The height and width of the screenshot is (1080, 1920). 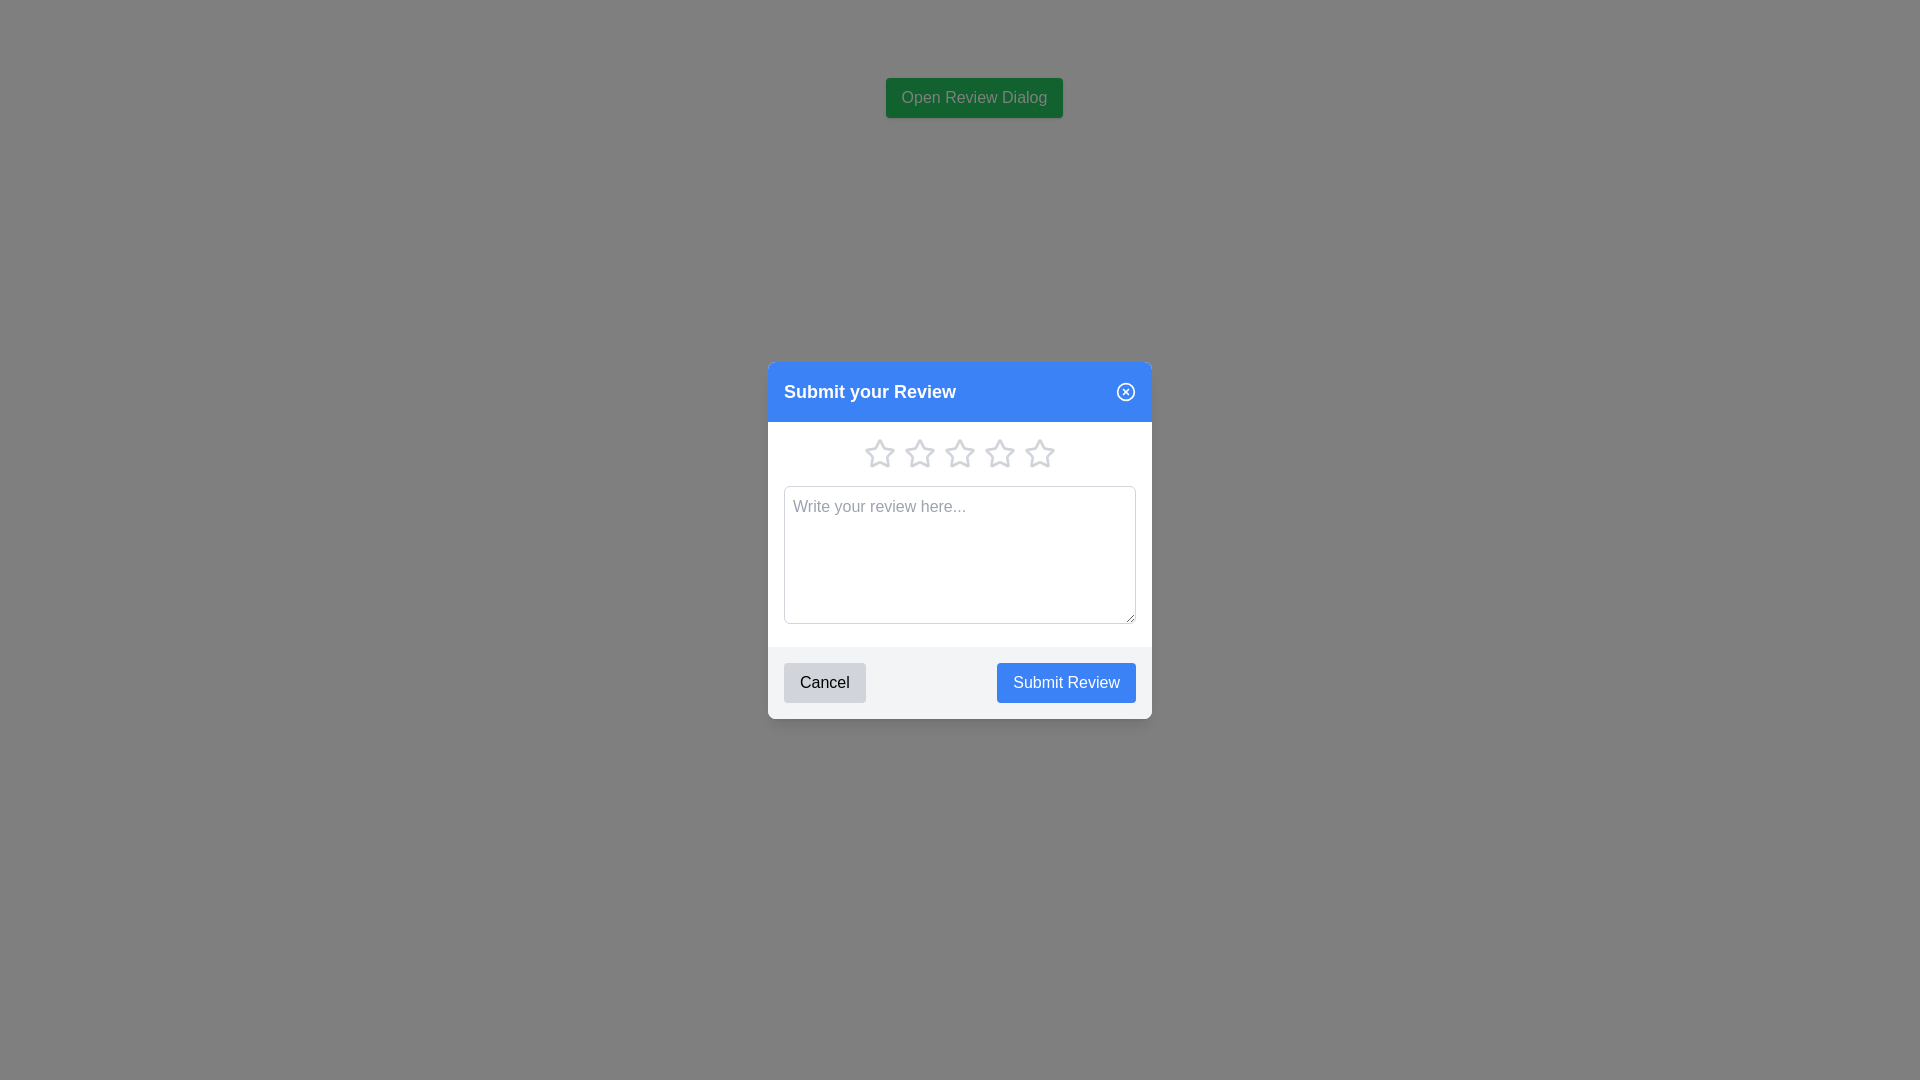 What do you see at coordinates (919, 452) in the screenshot?
I see `the second star icon for rating in the 'Submit your Review' modal for visual feedback` at bounding box center [919, 452].